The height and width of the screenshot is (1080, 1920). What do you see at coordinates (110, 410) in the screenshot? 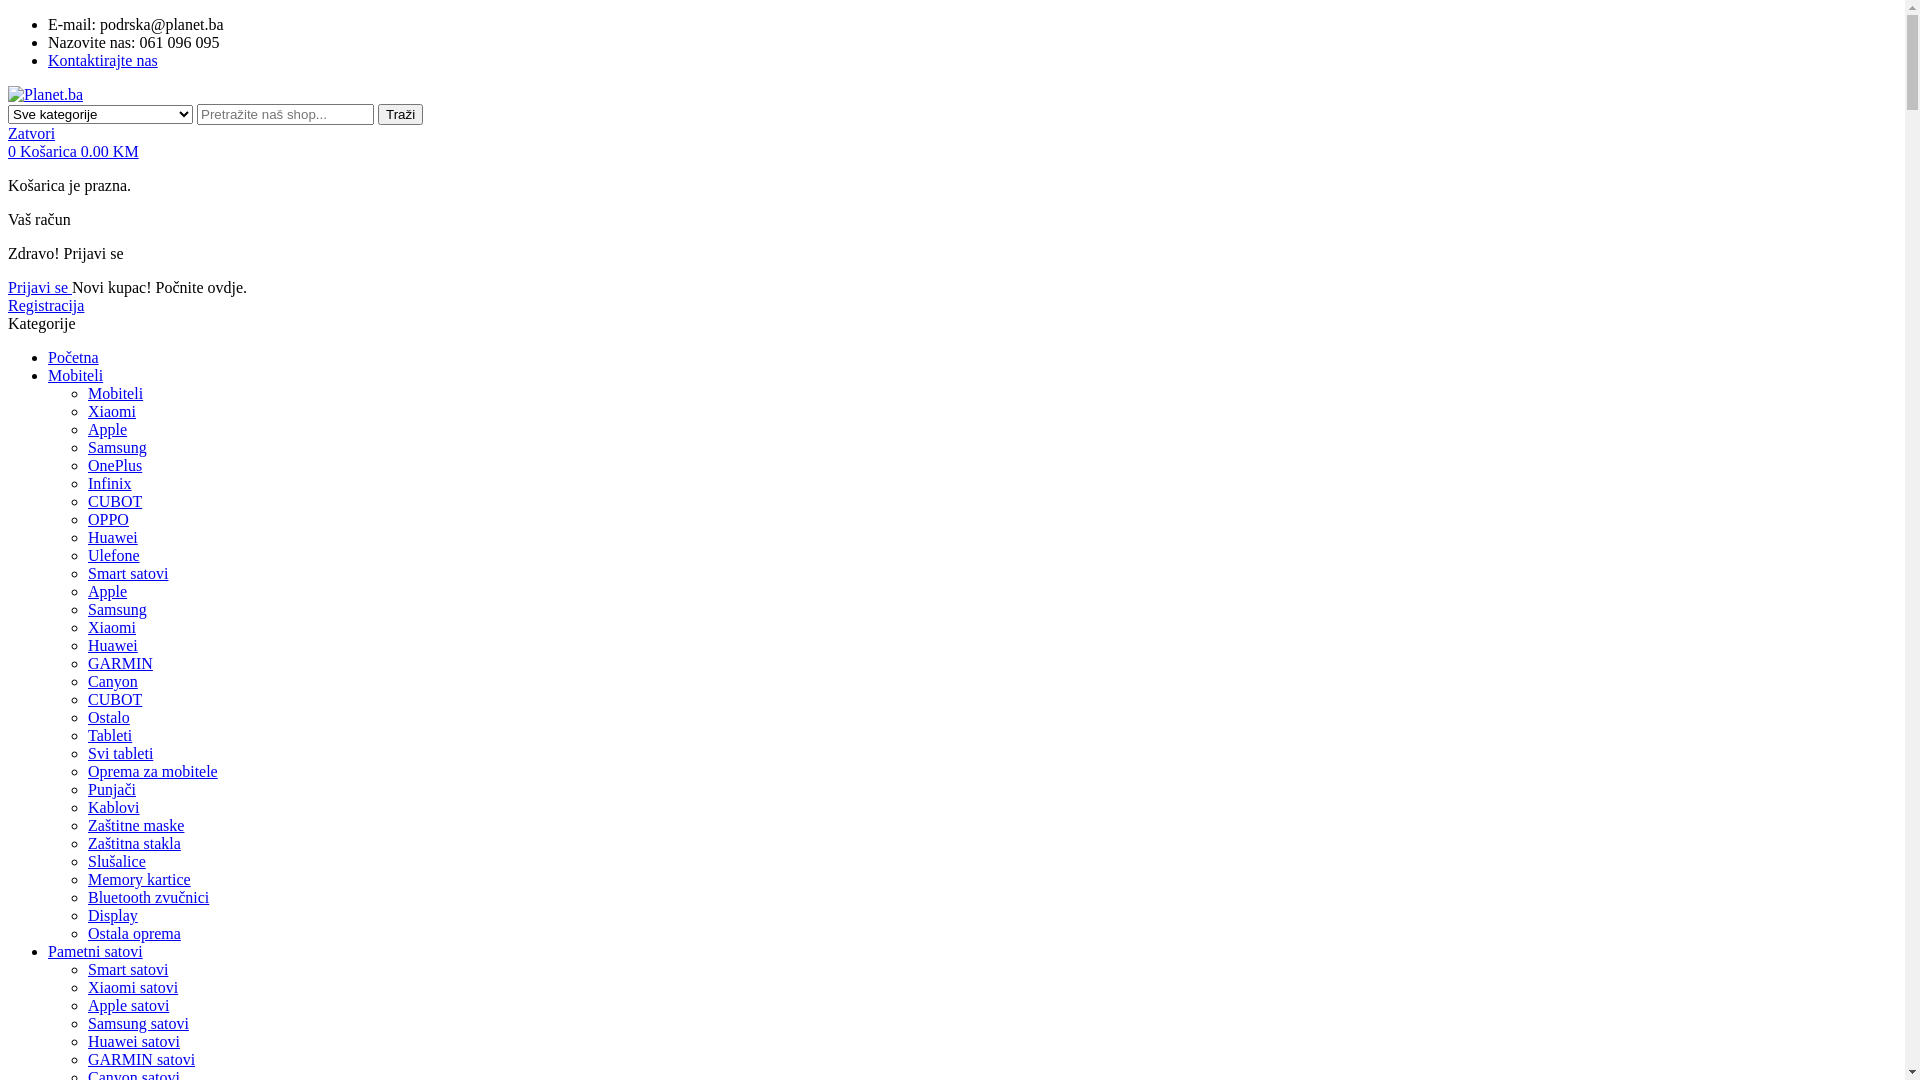
I see `'Xiaomi'` at bounding box center [110, 410].